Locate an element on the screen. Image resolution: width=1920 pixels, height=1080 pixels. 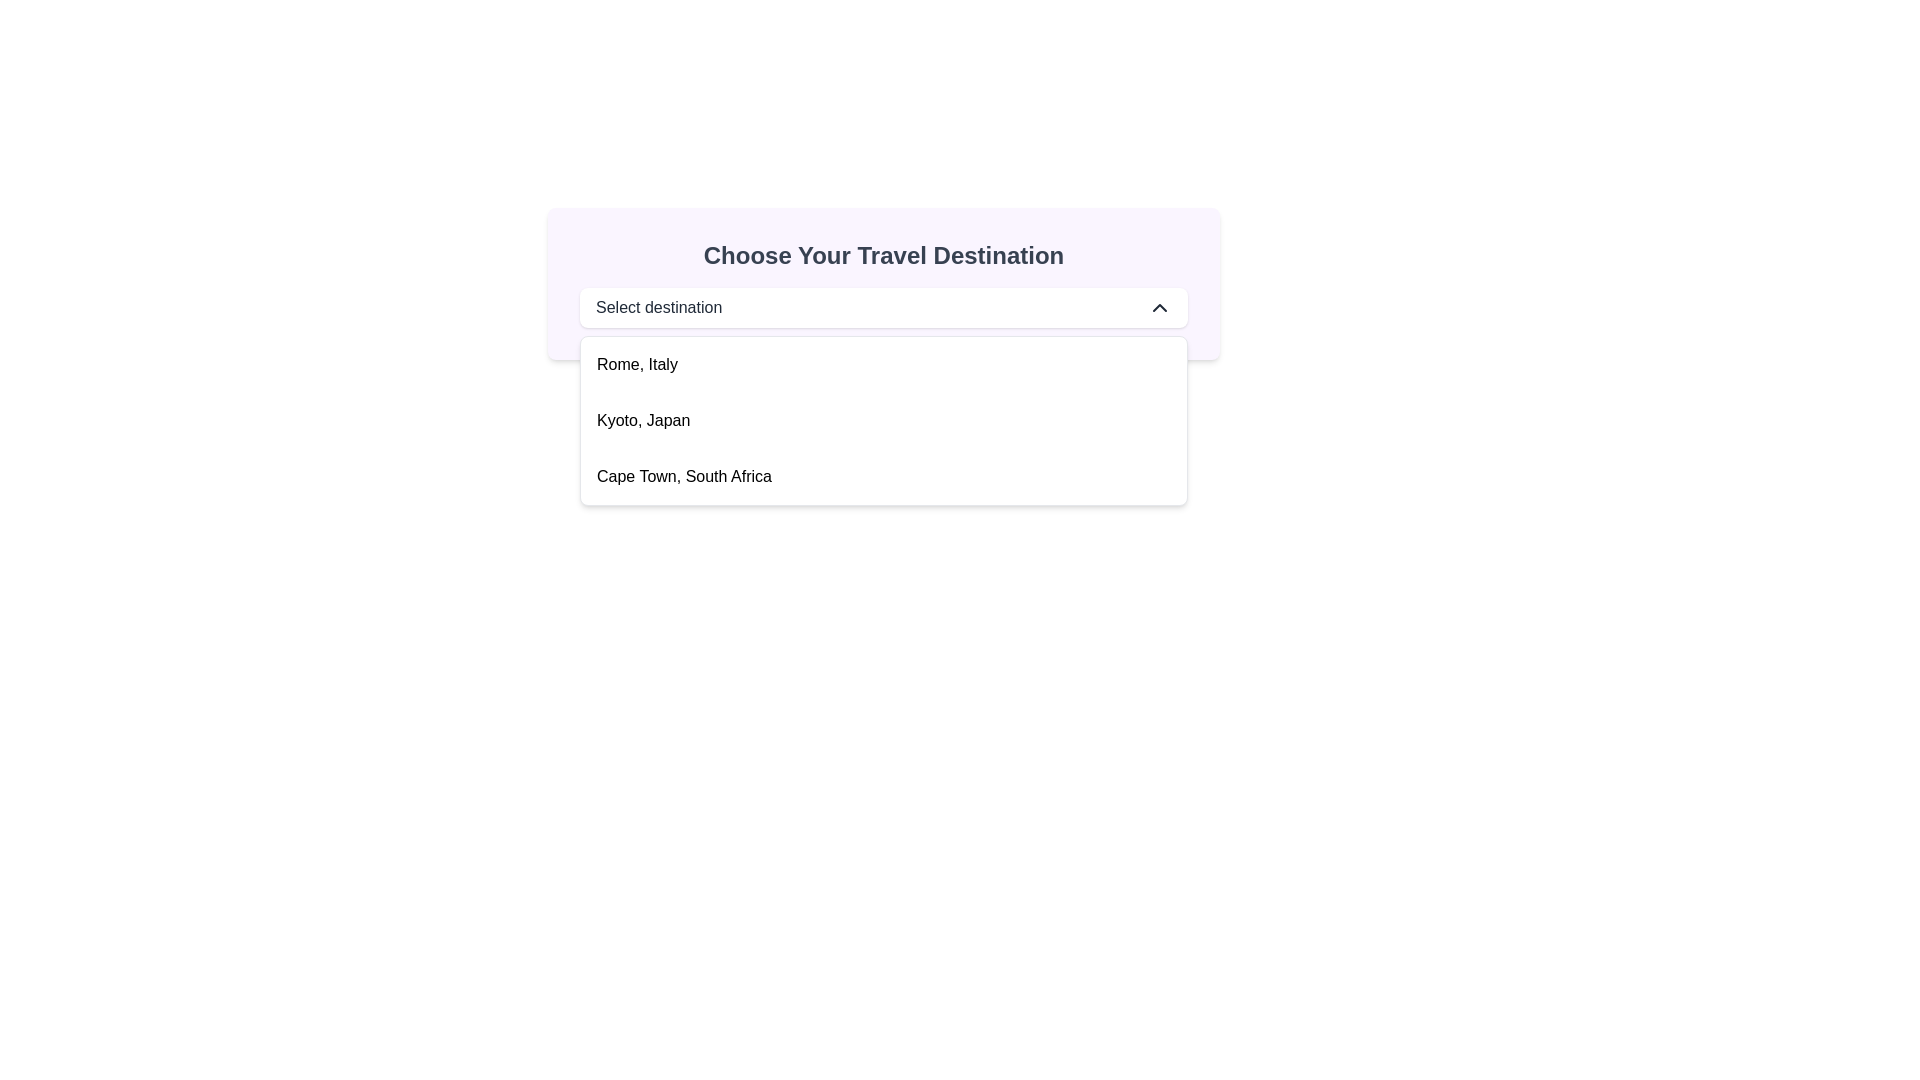
the 'Cape Town, South Africa' dropdown menu option is located at coordinates (882, 477).